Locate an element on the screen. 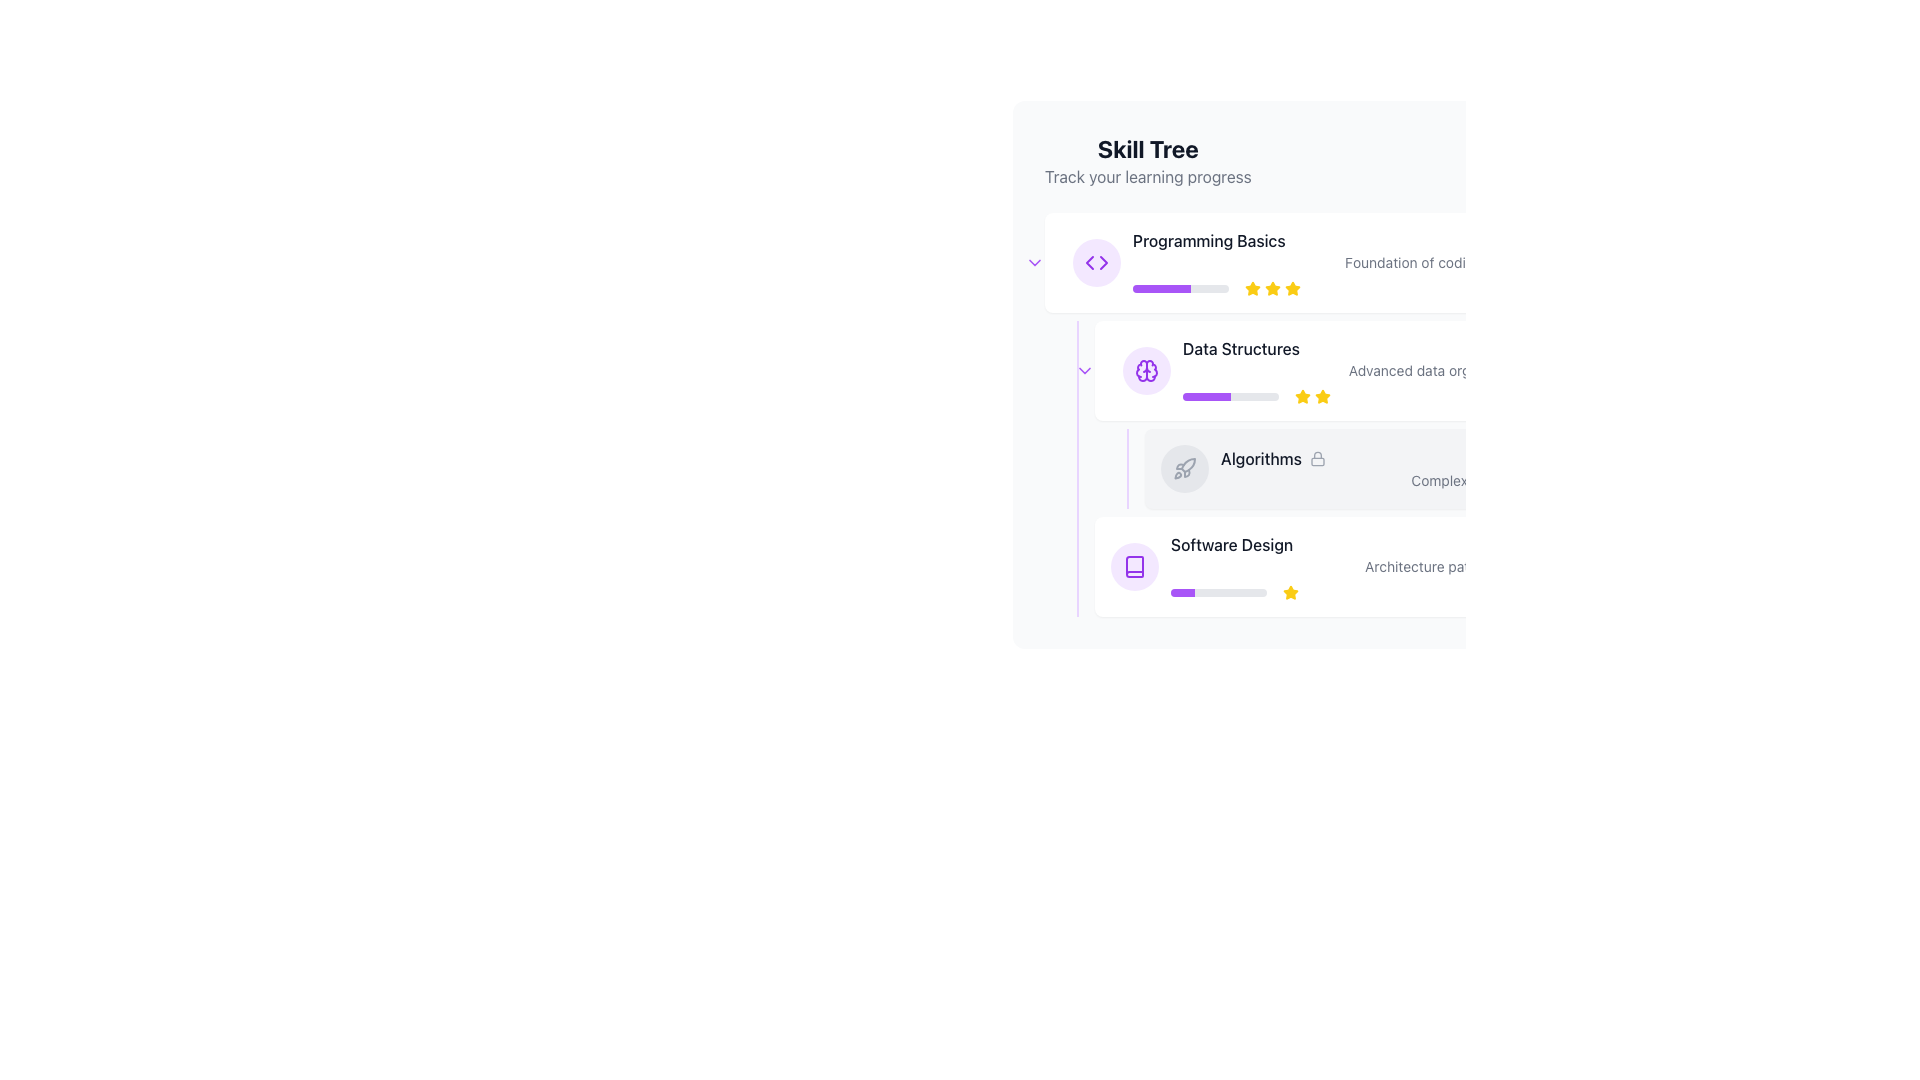 Image resolution: width=1920 pixels, height=1080 pixels. the second star-shaped rating icon in the 'Skill Tree' interface for the 'Programming Basics' section to understand its status is located at coordinates (1271, 289).